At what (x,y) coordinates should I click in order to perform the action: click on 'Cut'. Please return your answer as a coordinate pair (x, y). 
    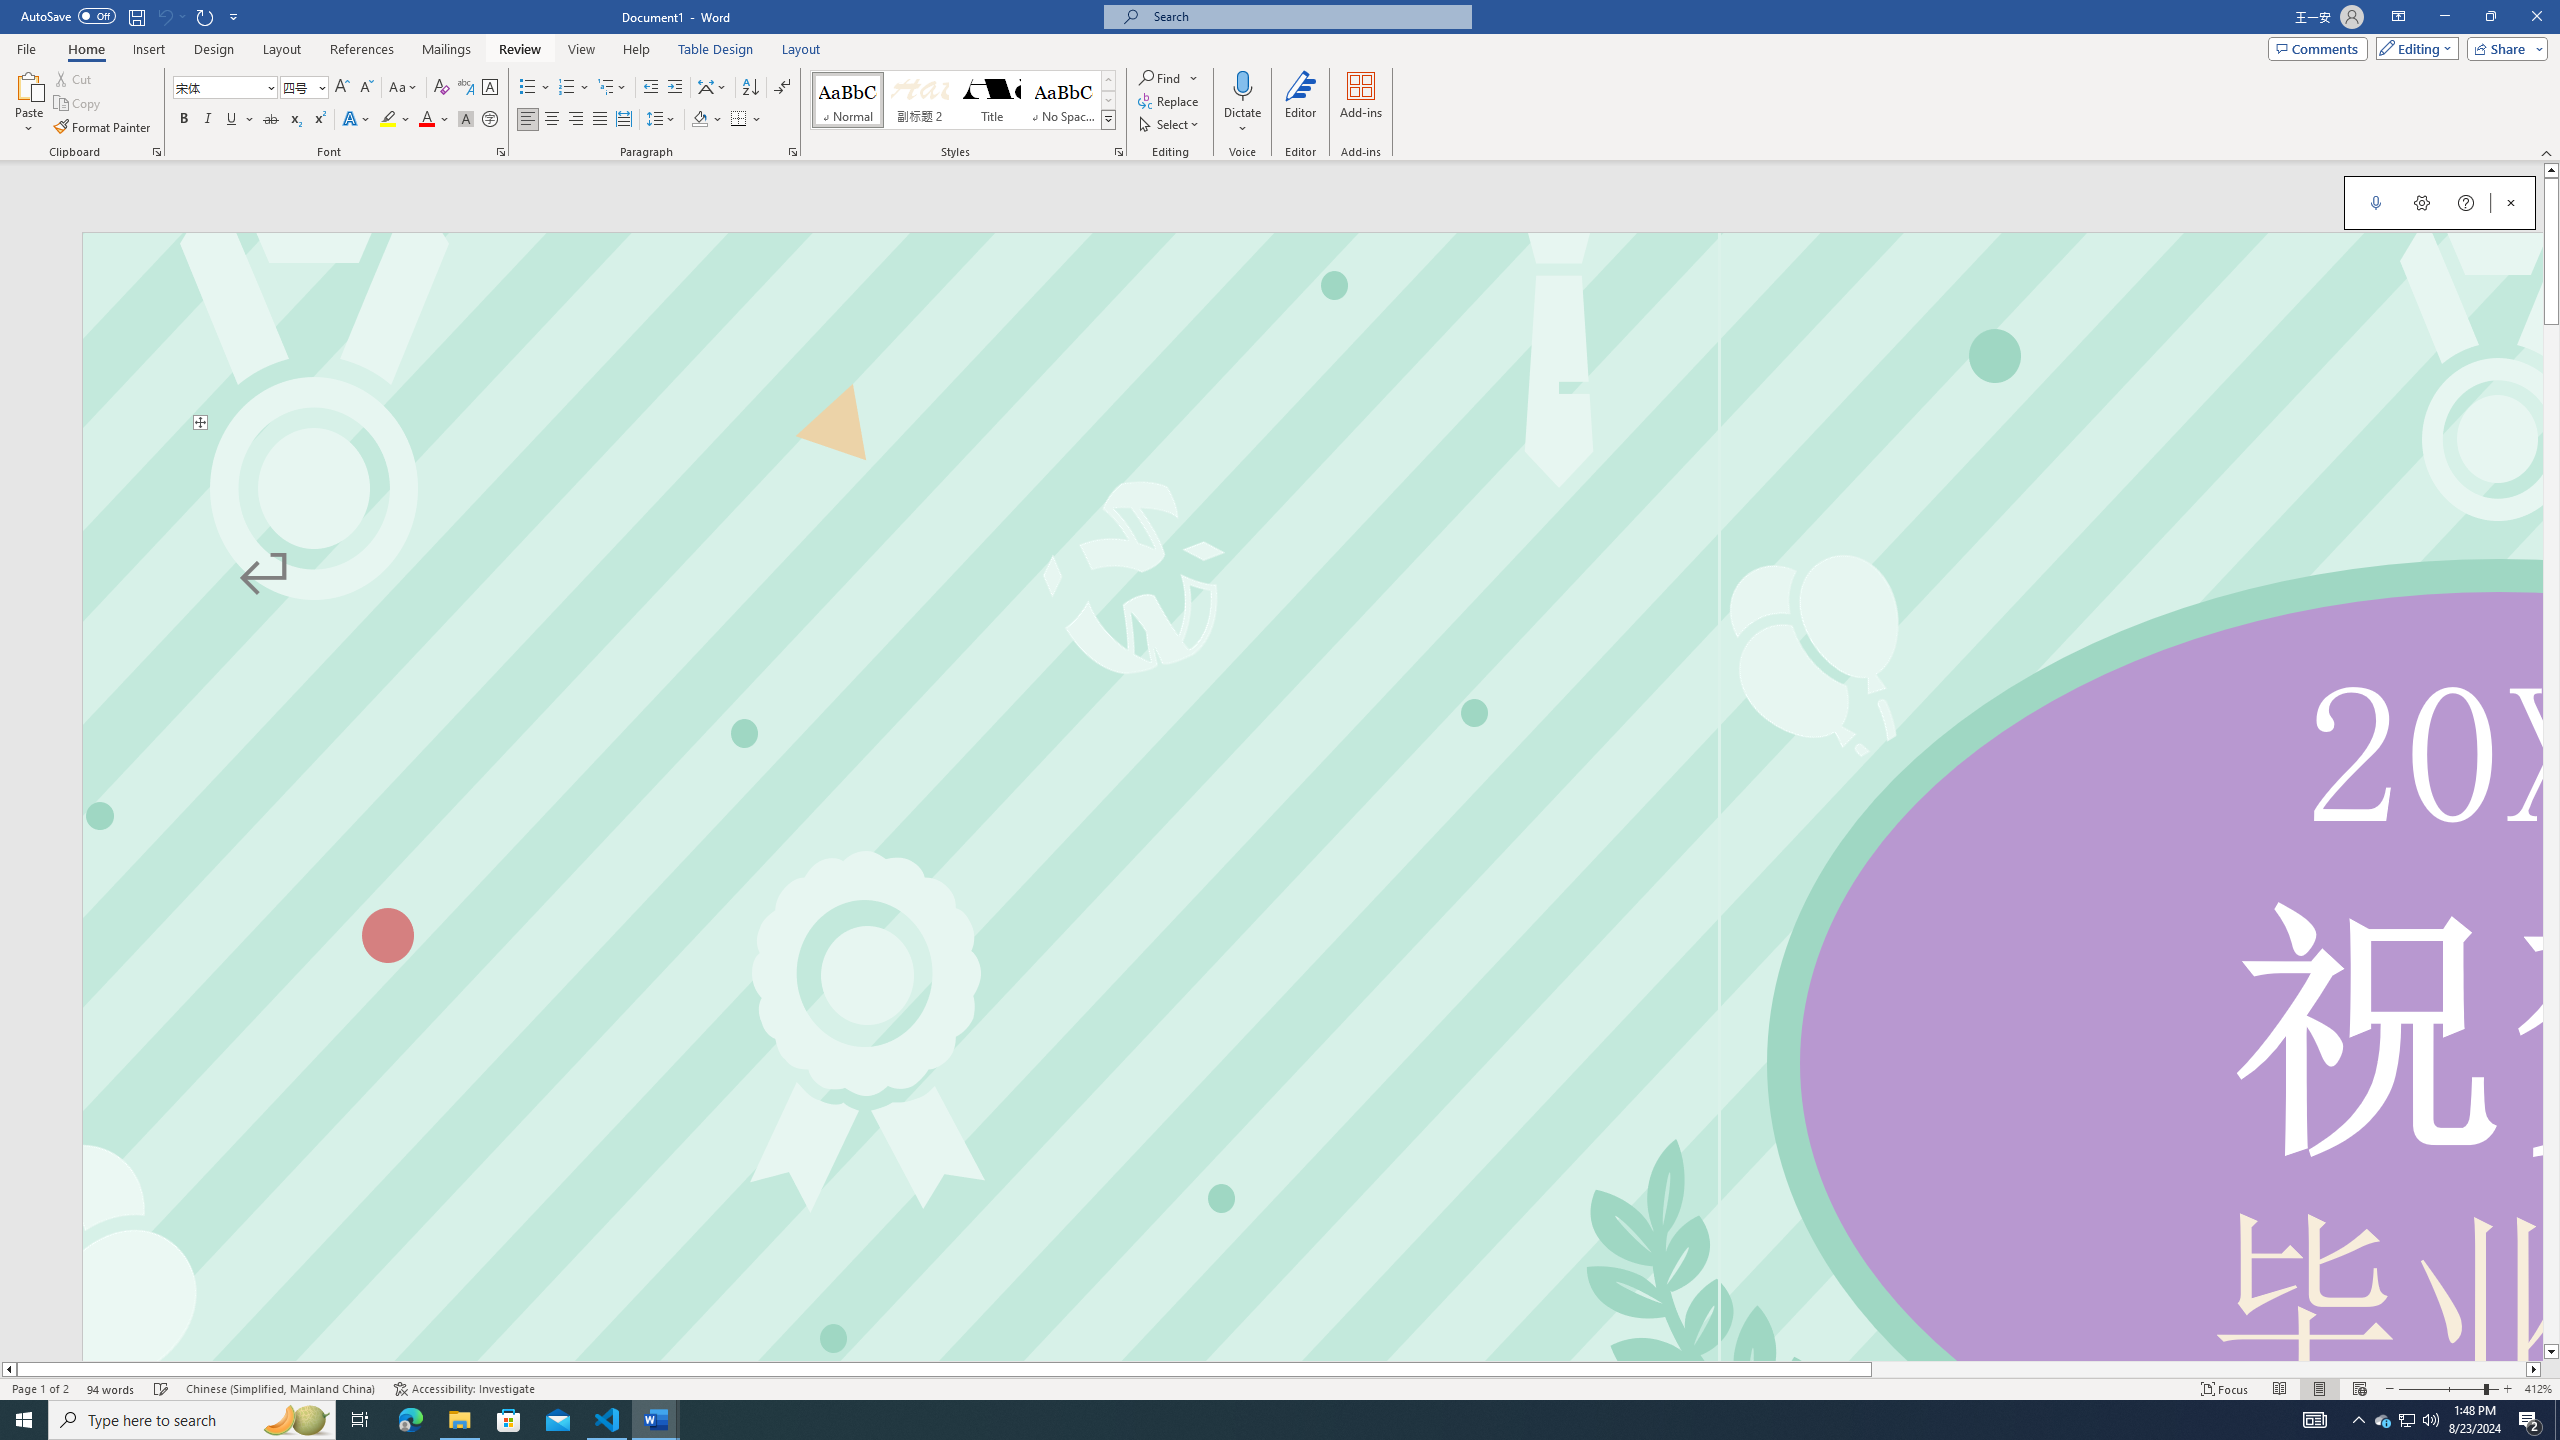
    Looking at the image, I should click on (73, 78).